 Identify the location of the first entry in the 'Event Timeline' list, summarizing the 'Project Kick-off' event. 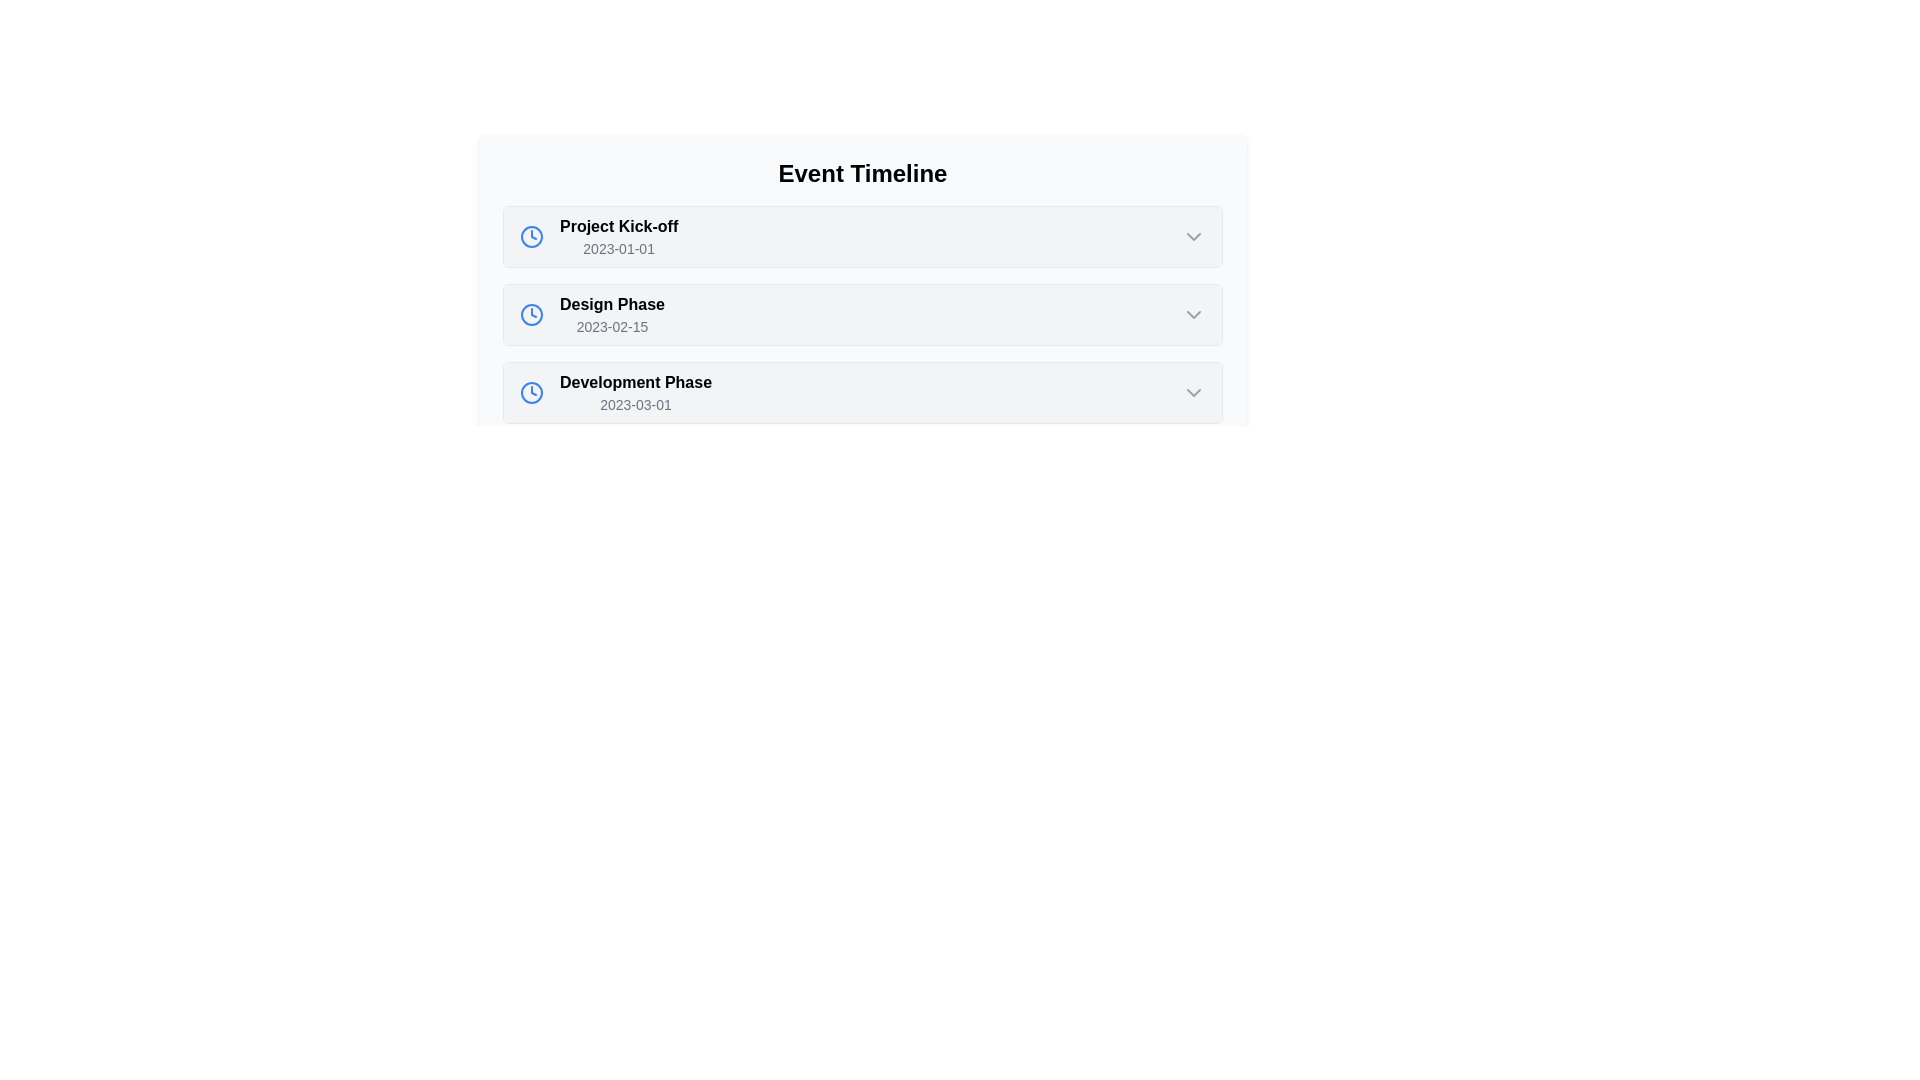
(863, 235).